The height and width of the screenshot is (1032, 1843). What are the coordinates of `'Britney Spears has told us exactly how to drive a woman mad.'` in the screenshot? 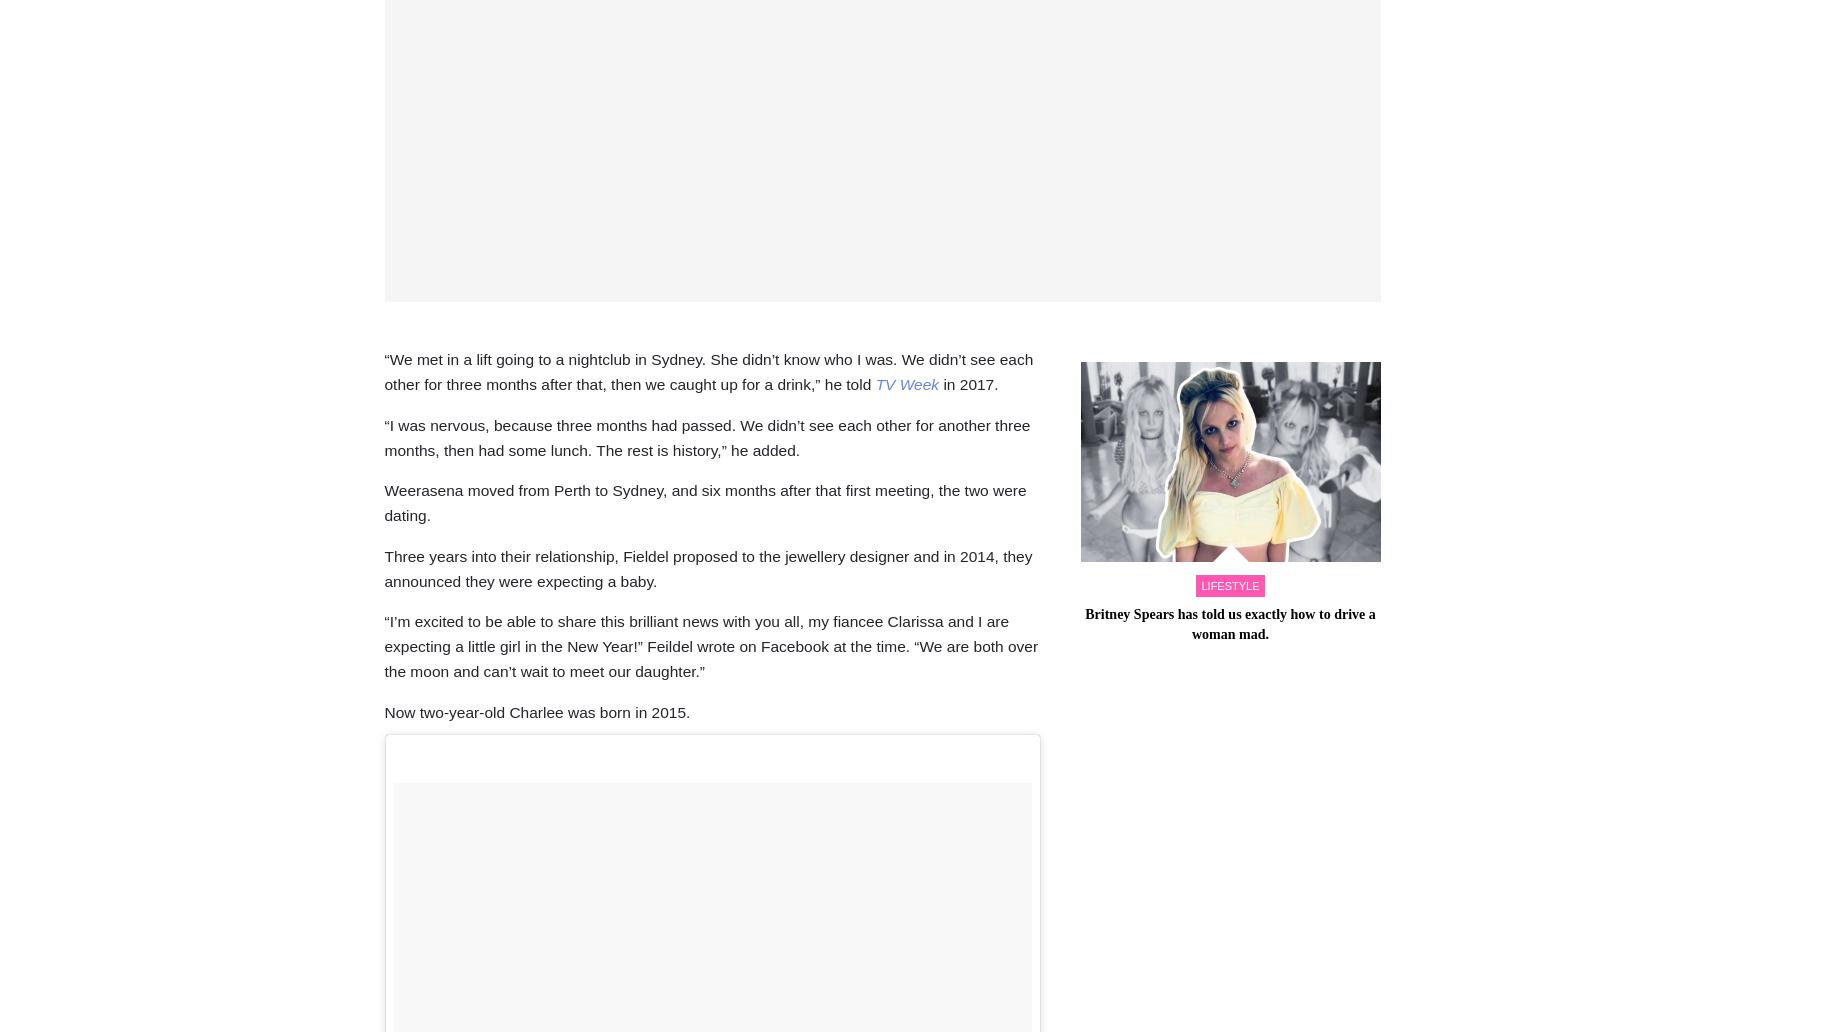 It's located at (1230, 623).